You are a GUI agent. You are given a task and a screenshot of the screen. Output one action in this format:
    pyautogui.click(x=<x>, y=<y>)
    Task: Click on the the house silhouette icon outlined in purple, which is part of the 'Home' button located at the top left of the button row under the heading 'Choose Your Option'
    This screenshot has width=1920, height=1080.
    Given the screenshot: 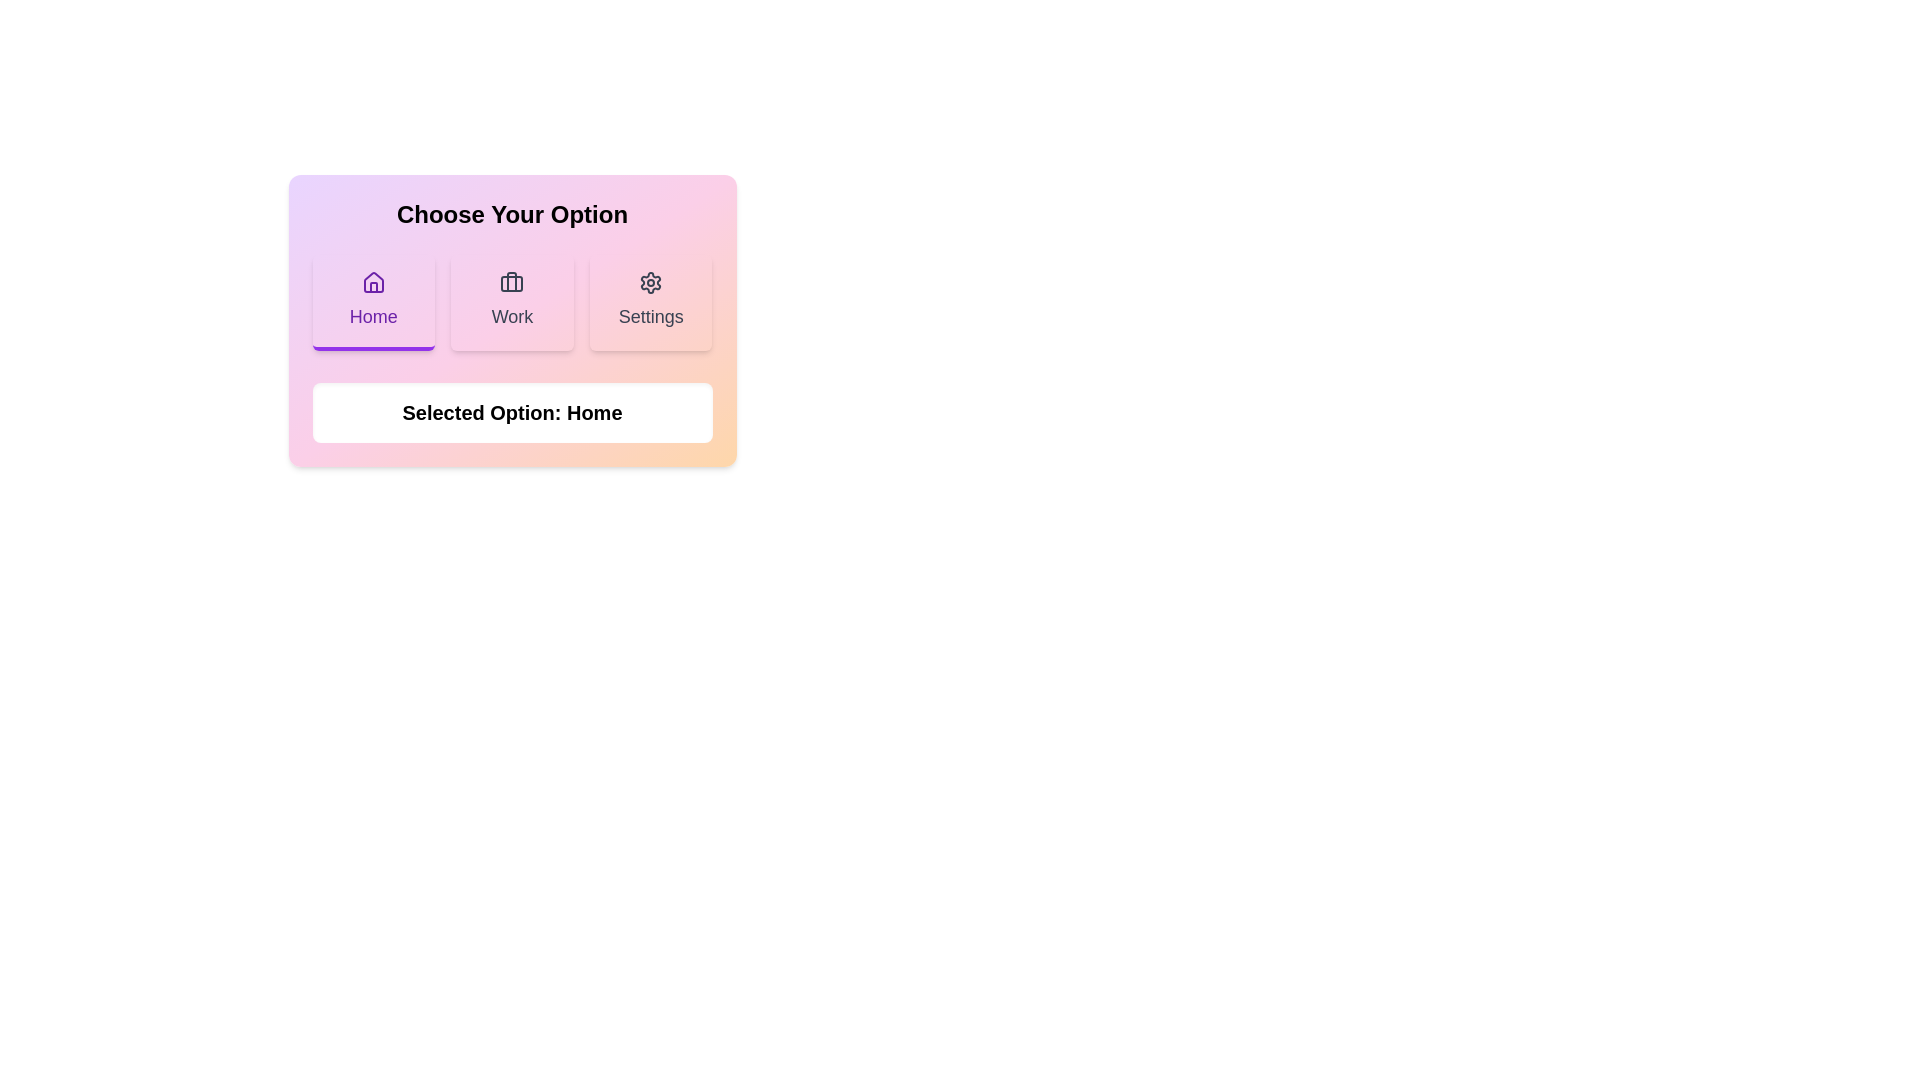 What is the action you would take?
    pyautogui.click(x=373, y=282)
    